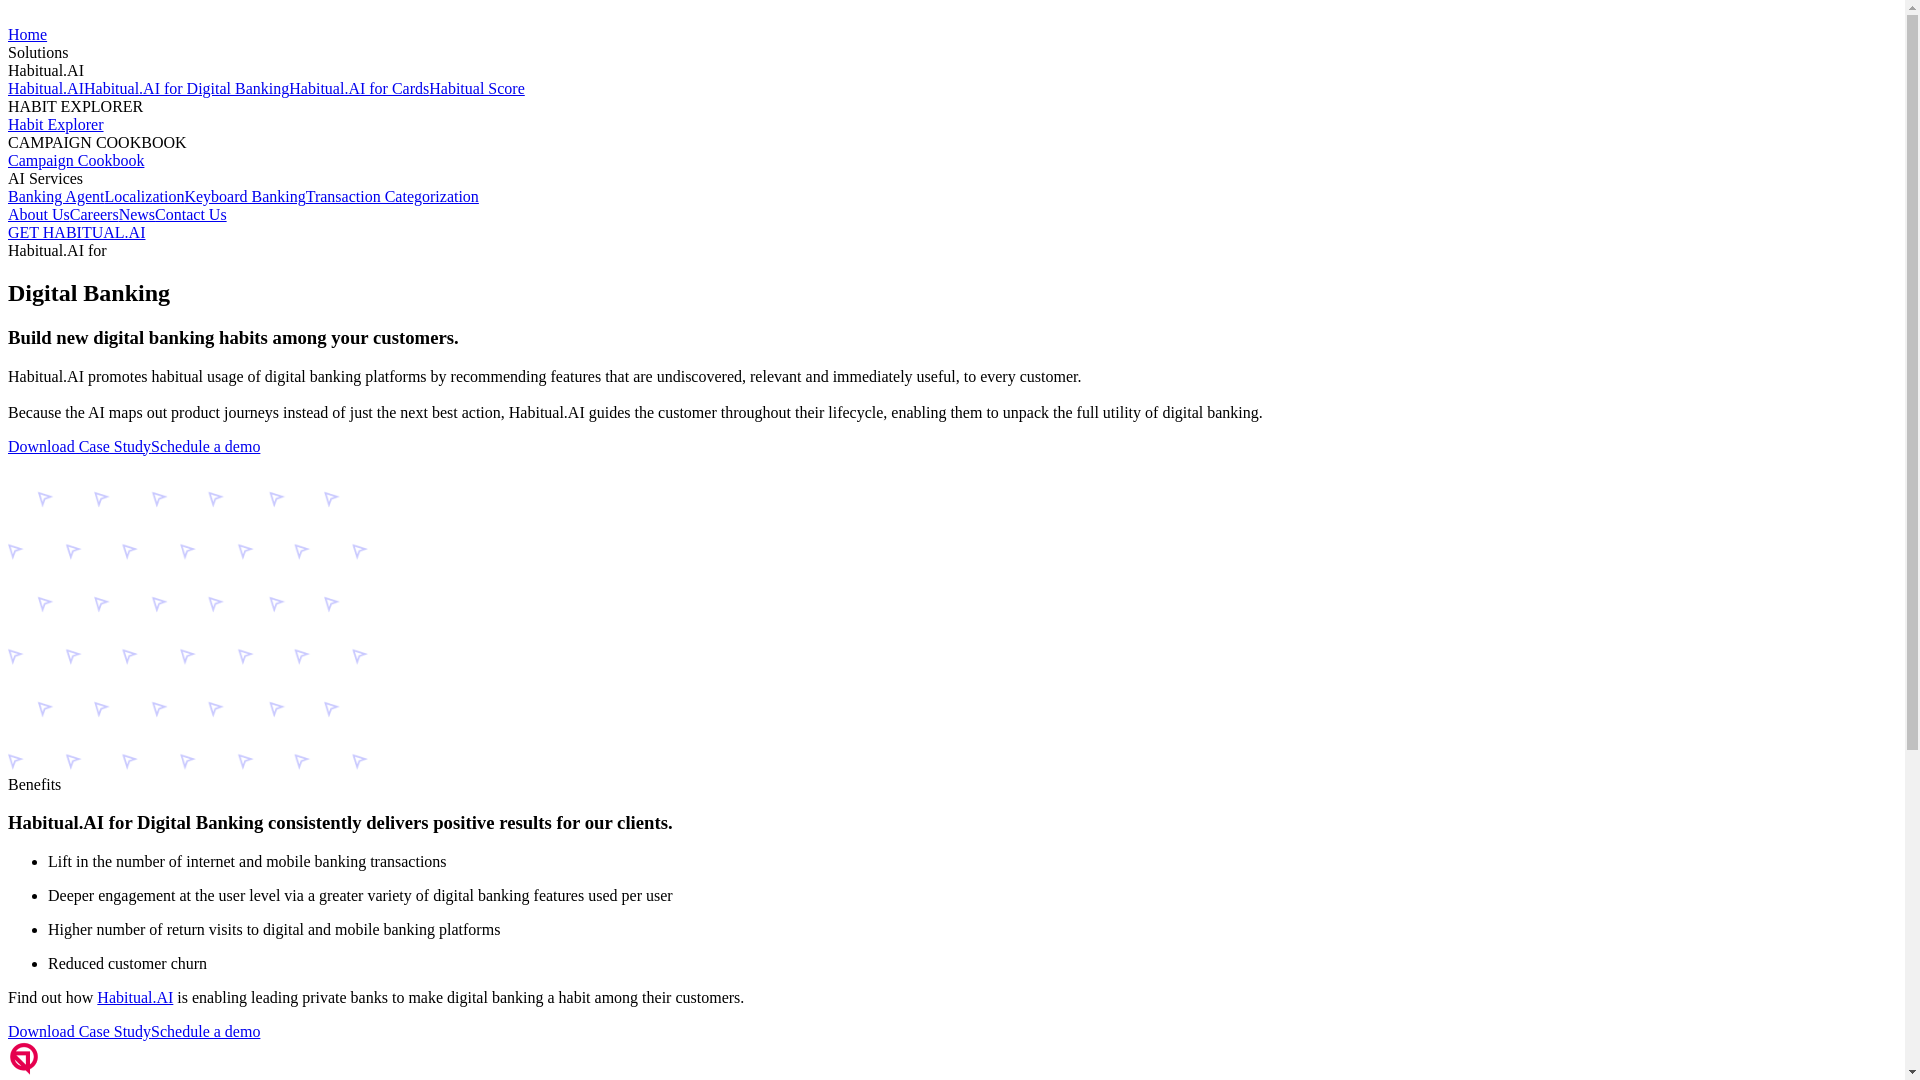 This screenshot has height=1080, width=1920. What do you see at coordinates (93, 214) in the screenshot?
I see `'Careers'` at bounding box center [93, 214].